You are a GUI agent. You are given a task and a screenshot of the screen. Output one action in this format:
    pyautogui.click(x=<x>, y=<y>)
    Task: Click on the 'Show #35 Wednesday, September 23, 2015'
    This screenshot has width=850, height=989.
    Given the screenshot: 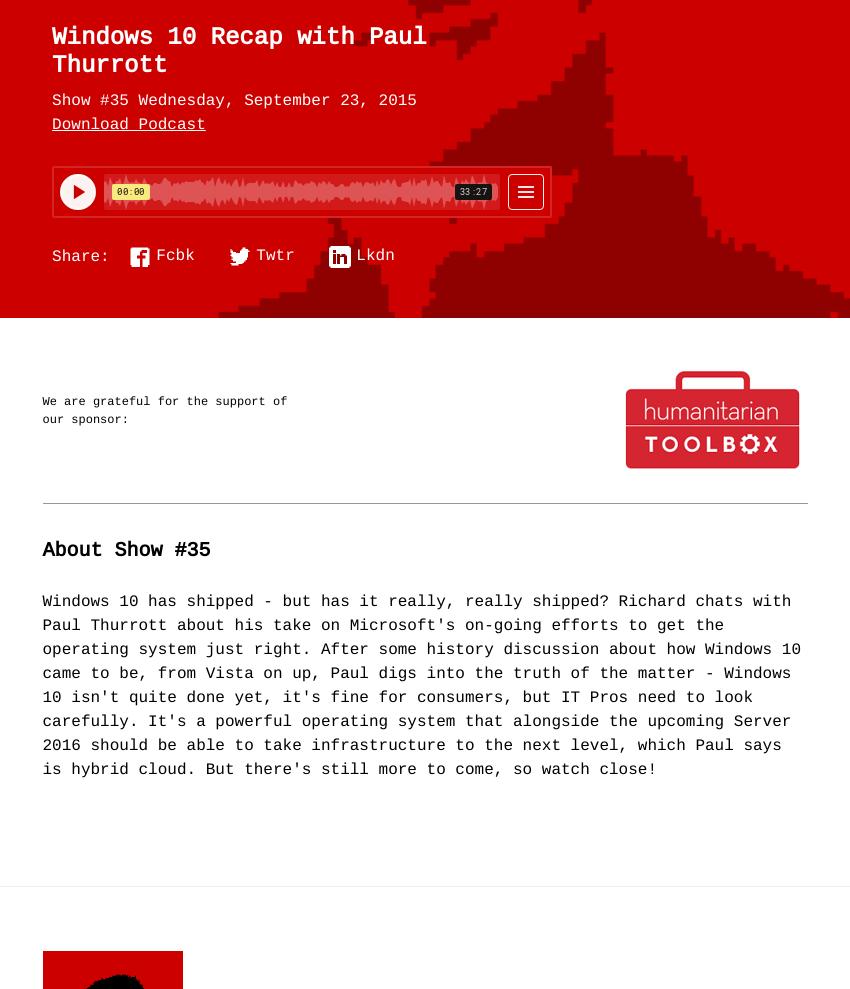 What is the action you would take?
    pyautogui.click(x=234, y=100)
    